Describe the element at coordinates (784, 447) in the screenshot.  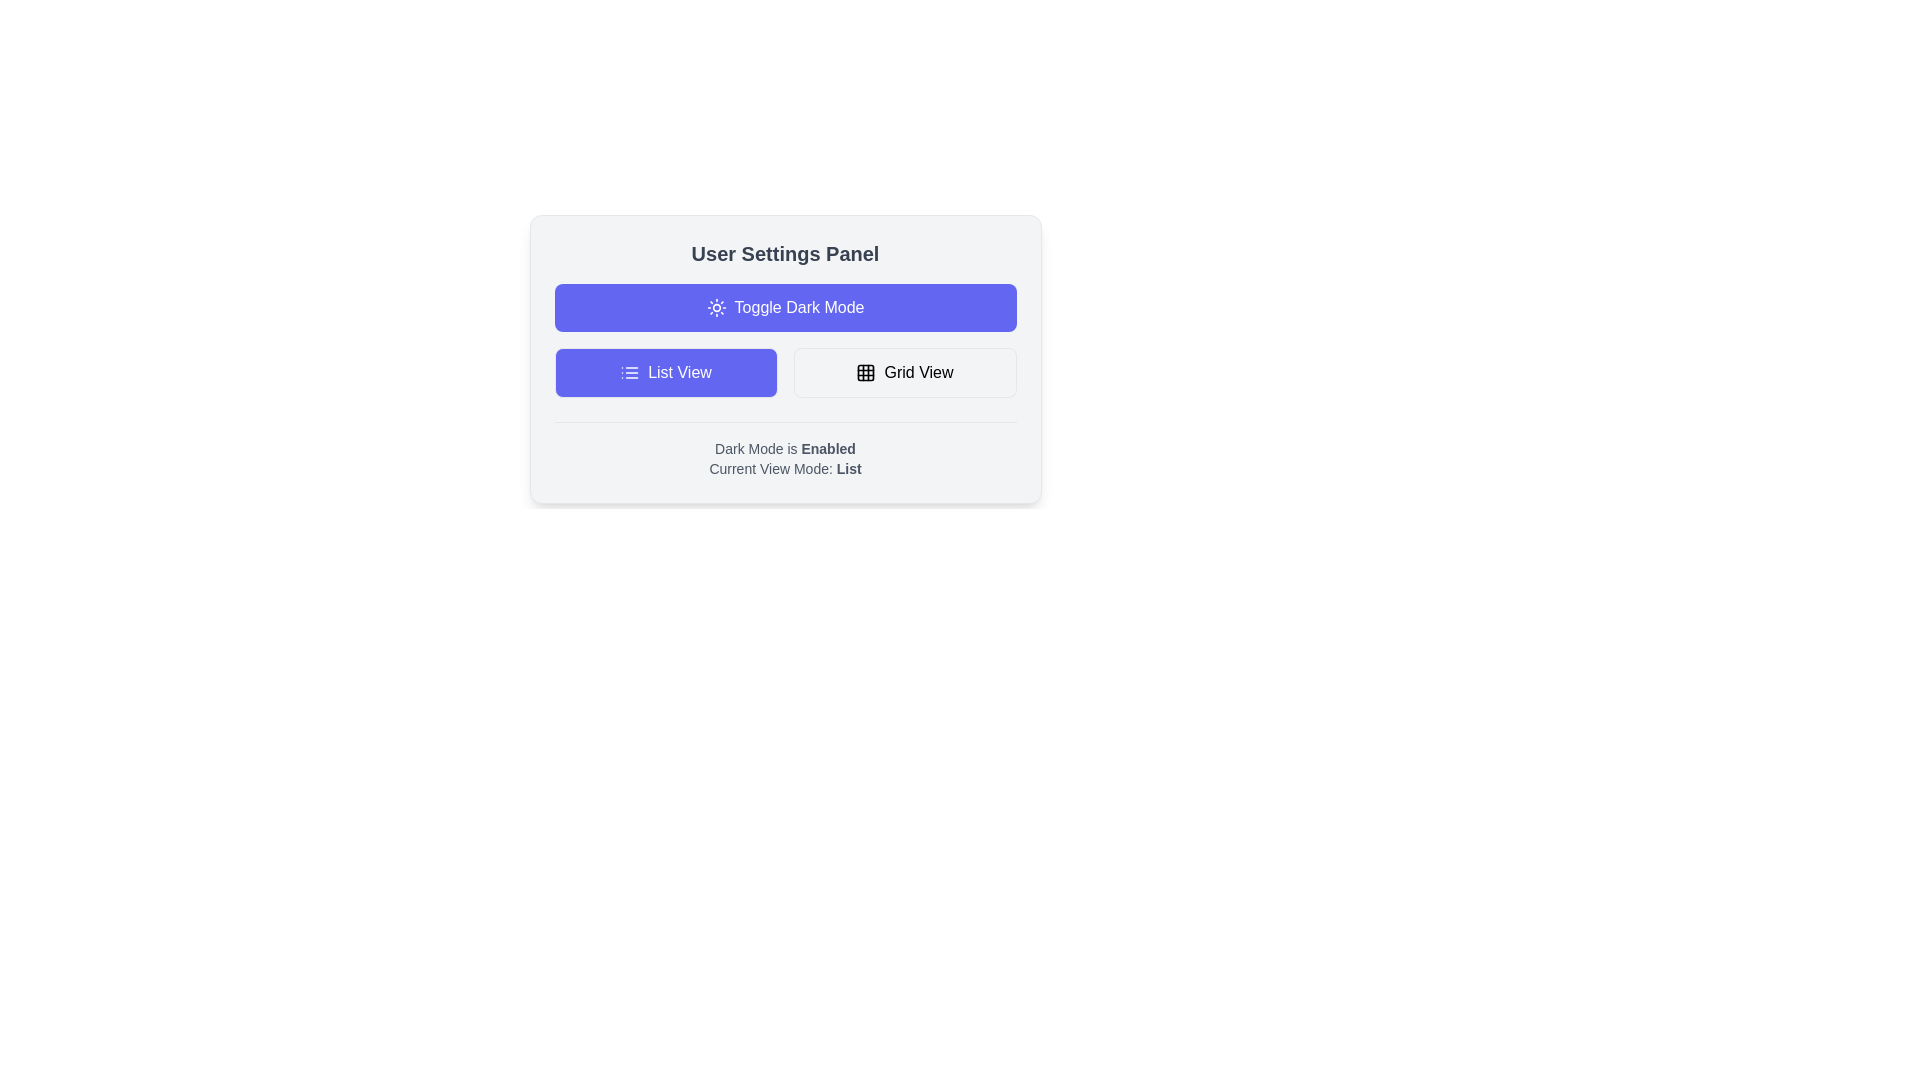
I see `the text label that reads 'Dark Mode is Enabled', styled in gray with emphasis on 'Enabled', located in the User Settings Panel` at that location.